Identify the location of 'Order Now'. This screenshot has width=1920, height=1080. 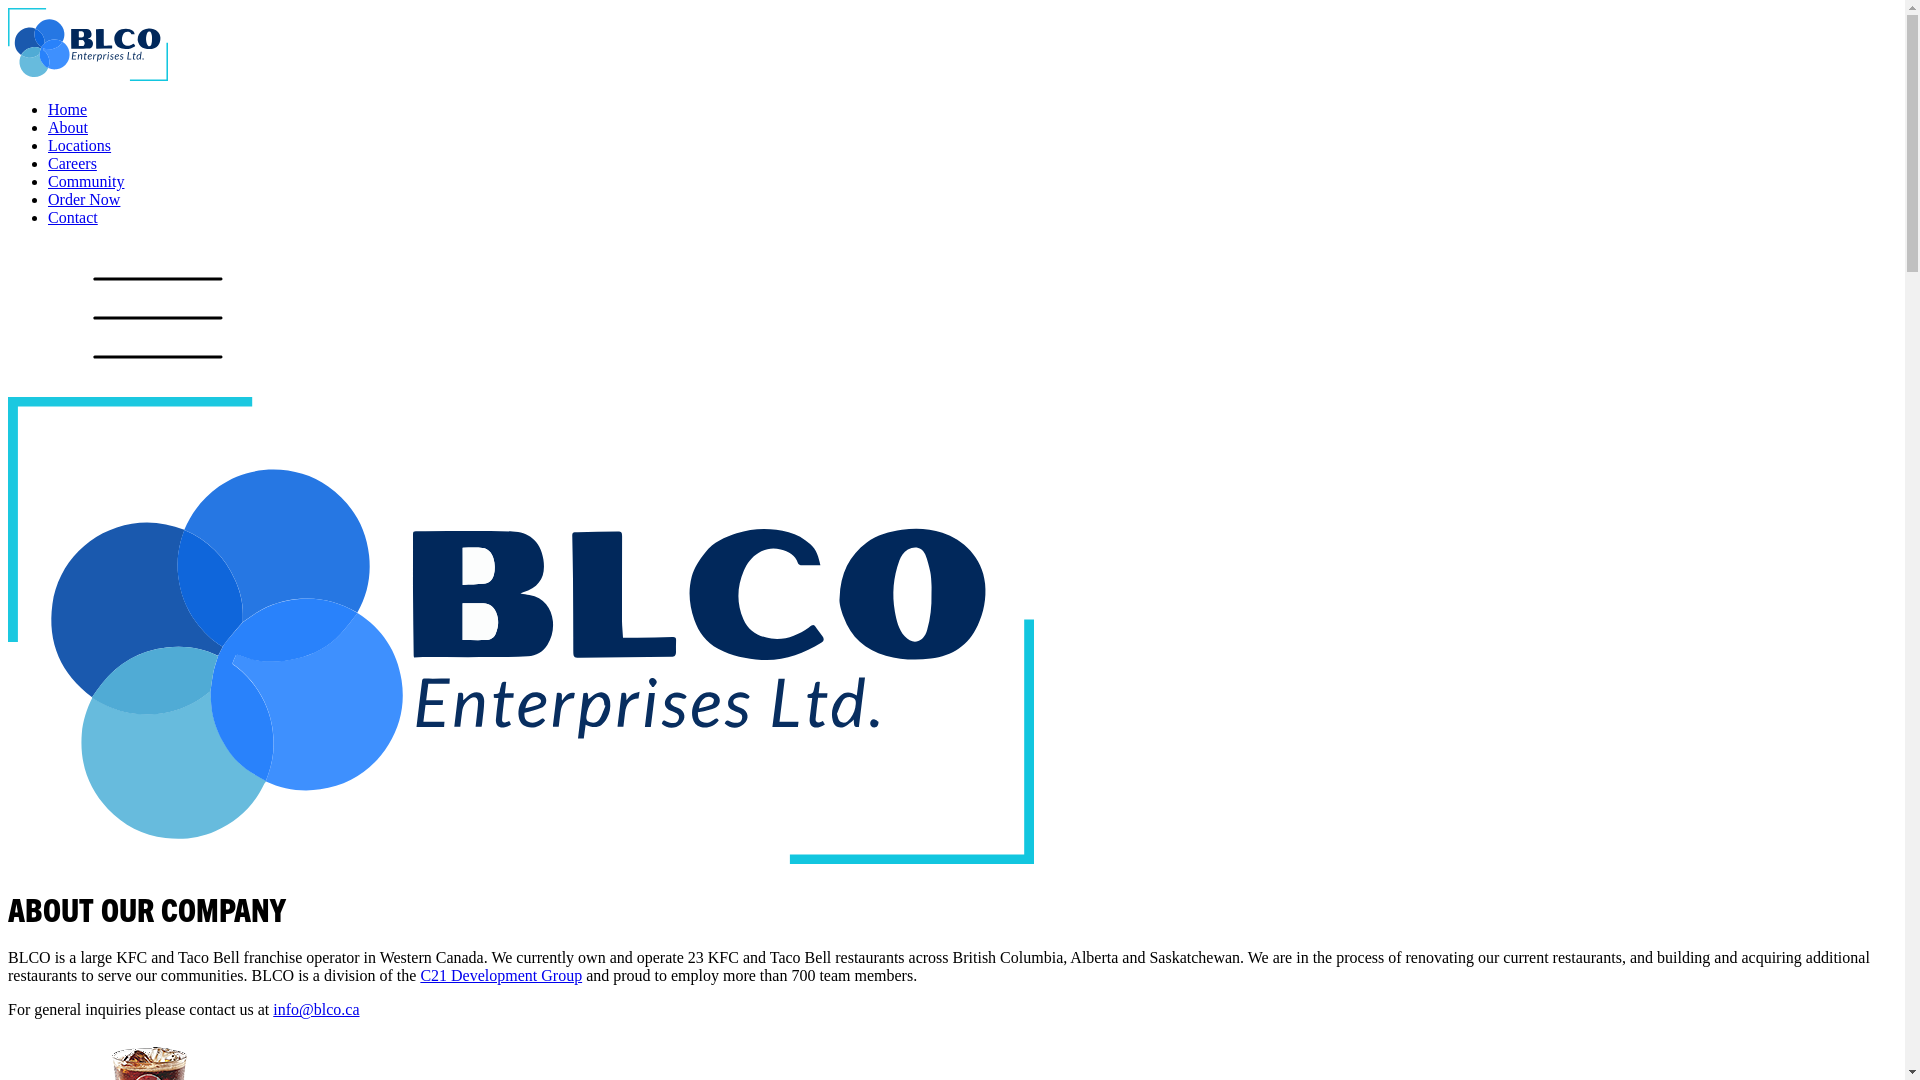
(82, 199).